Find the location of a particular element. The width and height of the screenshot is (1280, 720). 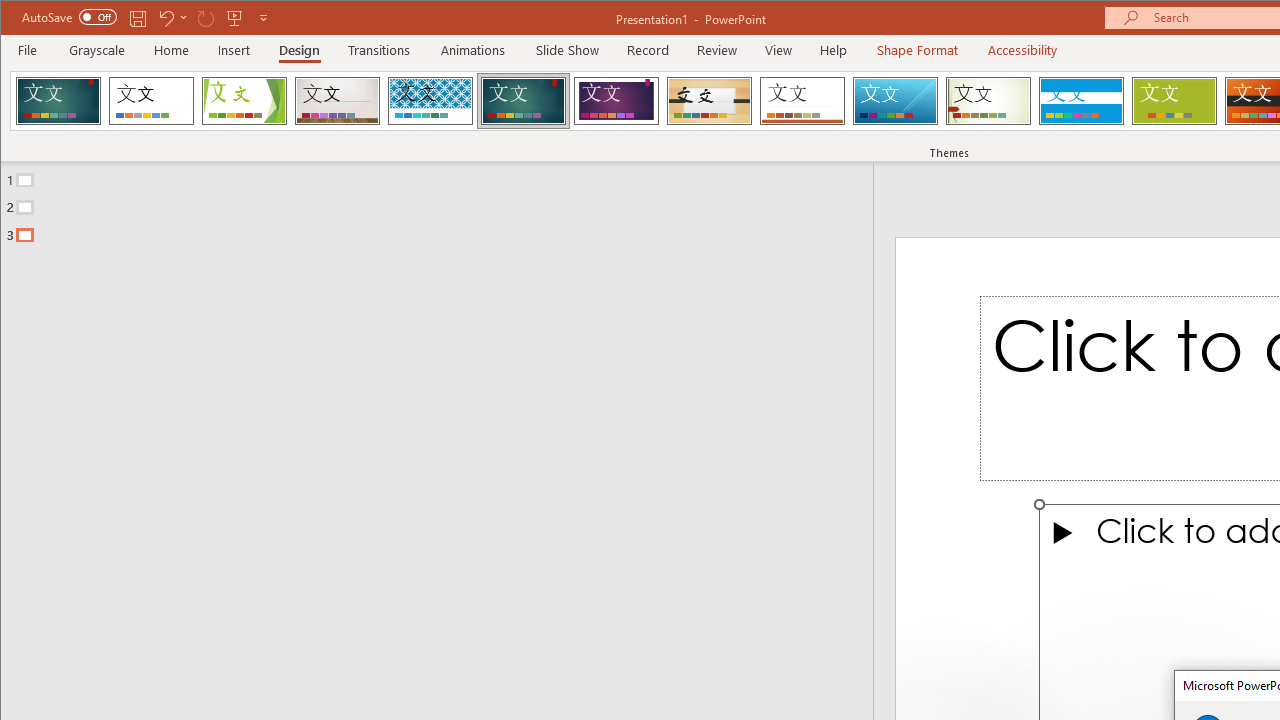

'Office Theme' is located at coordinates (150, 100).